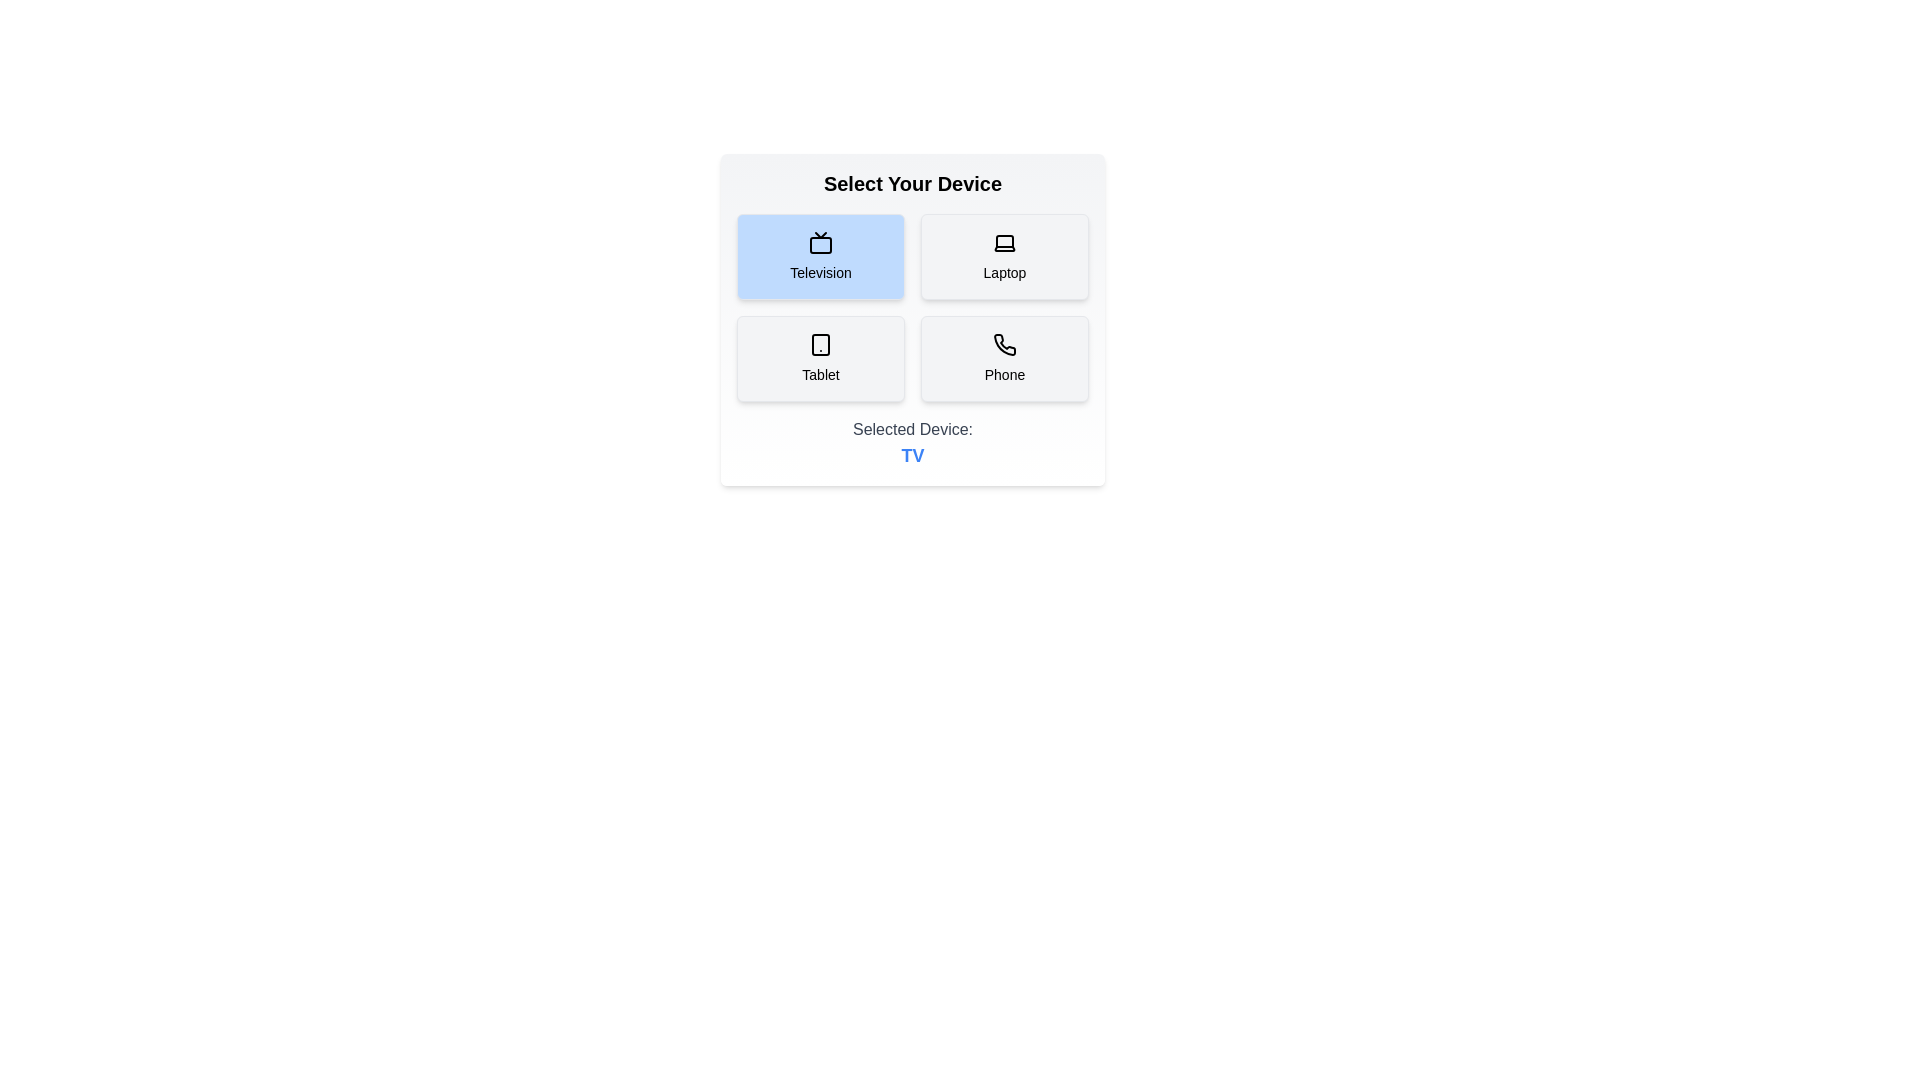  What do you see at coordinates (1004, 256) in the screenshot?
I see `the button corresponding to Laptop to select it` at bounding box center [1004, 256].